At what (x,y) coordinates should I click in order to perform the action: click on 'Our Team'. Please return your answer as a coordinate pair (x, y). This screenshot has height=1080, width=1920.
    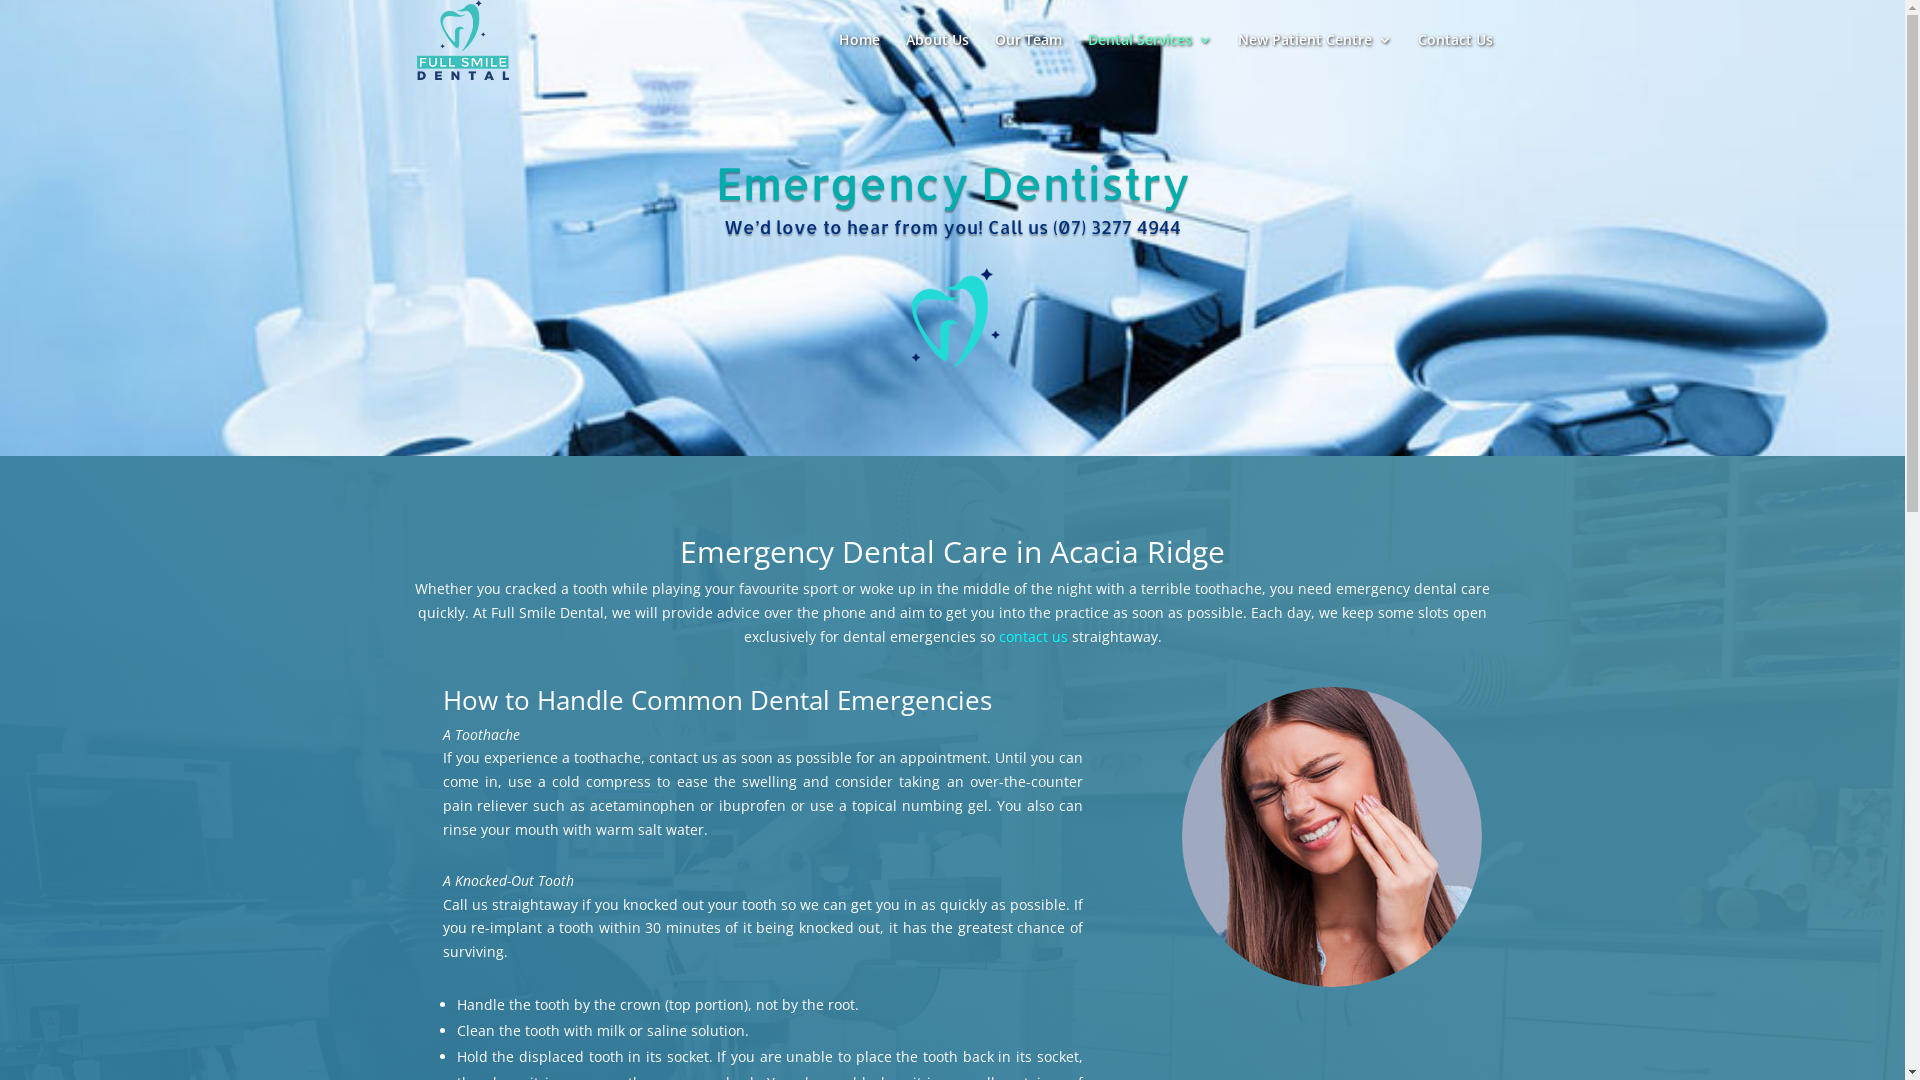
    Looking at the image, I should click on (1027, 55).